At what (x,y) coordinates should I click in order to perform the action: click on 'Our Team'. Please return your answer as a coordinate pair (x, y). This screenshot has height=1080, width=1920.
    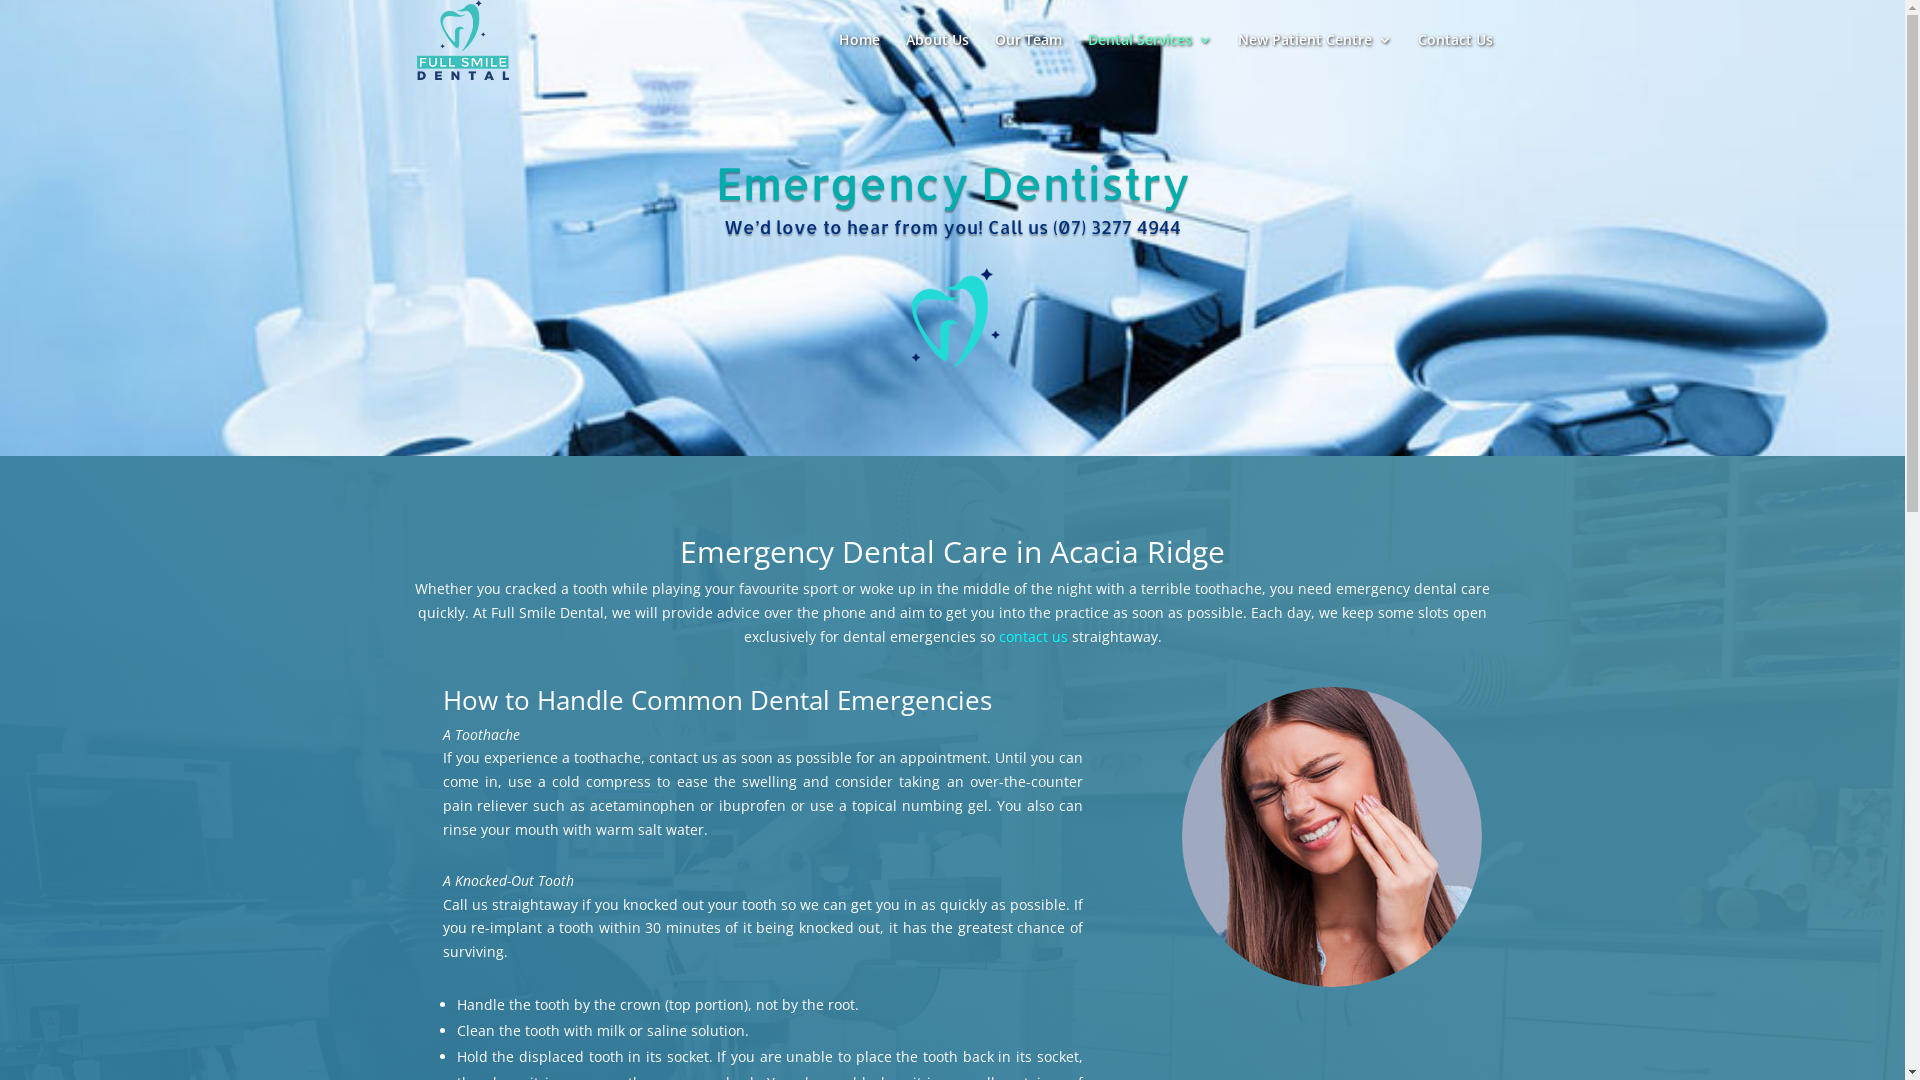
    Looking at the image, I should click on (1027, 55).